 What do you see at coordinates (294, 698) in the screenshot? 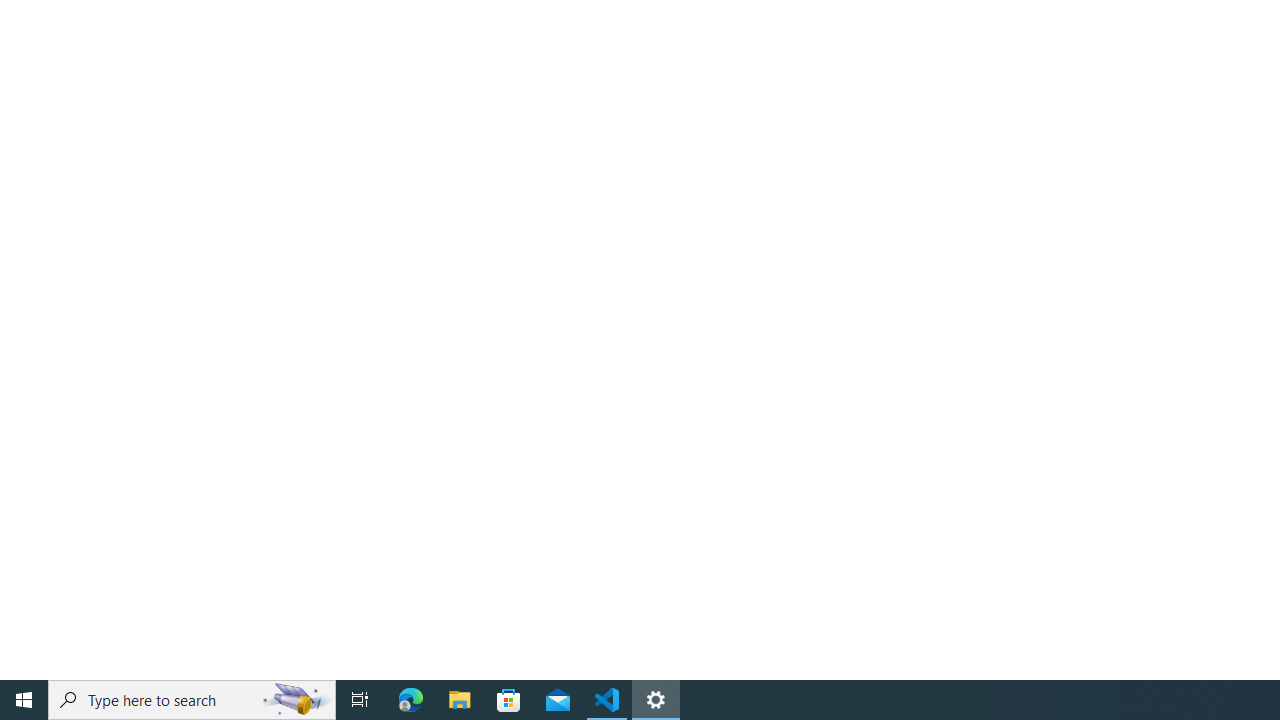
I see `'Search highlights icon opens search home window'` at bounding box center [294, 698].